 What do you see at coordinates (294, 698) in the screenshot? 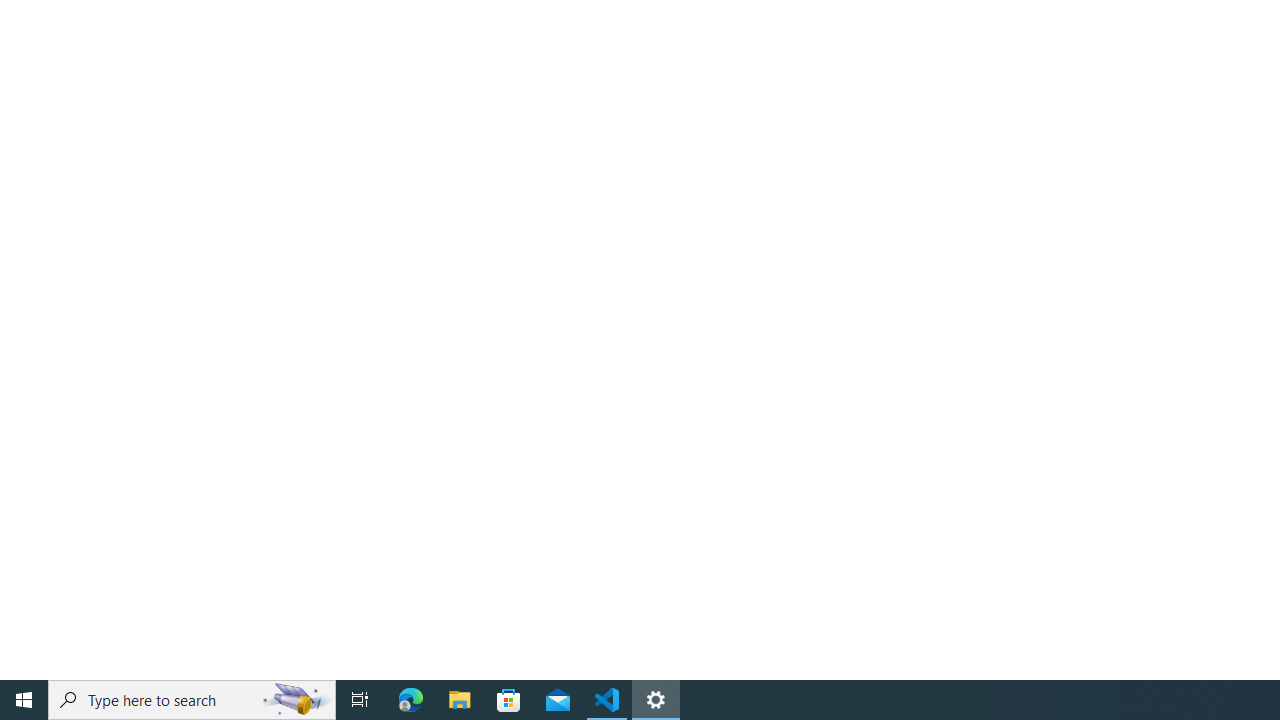
I see `'Search highlights icon opens search home window'` at bounding box center [294, 698].